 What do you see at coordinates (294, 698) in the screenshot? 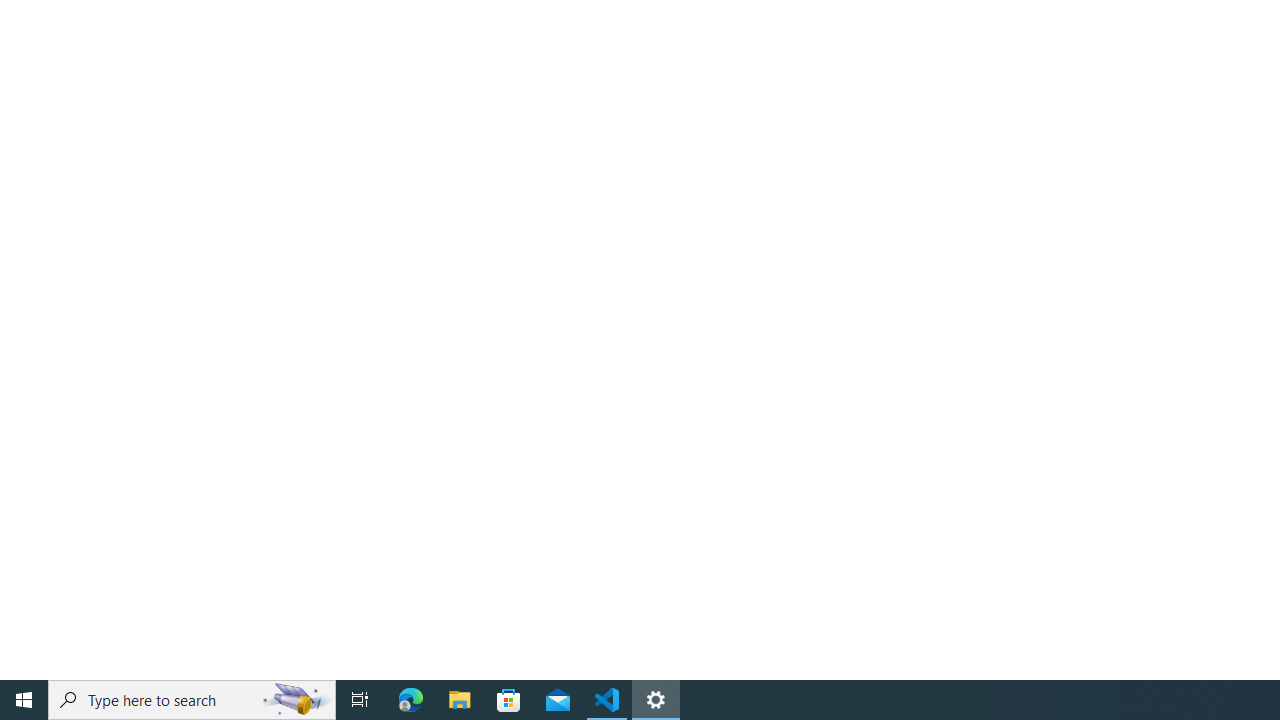
I see `'Search highlights icon opens search home window'` at bounding box center [294, 698].